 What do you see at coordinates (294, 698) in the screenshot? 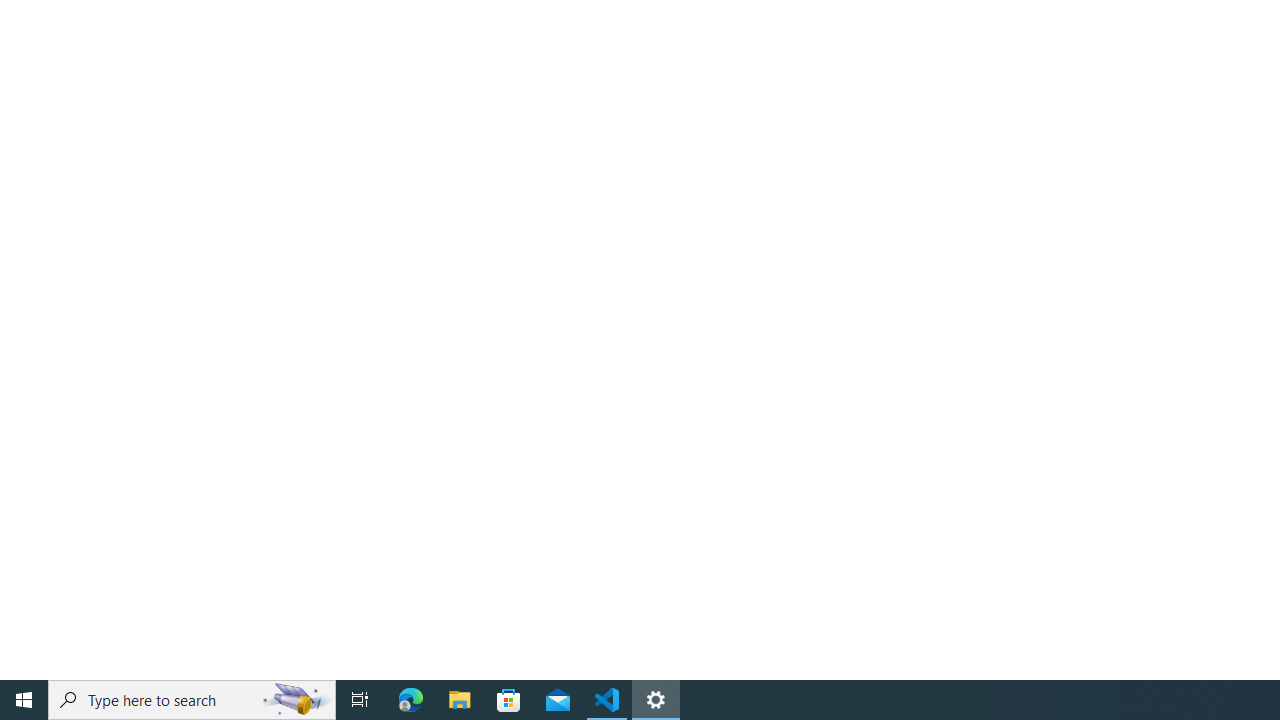
I see `'Search highlights icon opens search home window'` at bounding box center [294, 698].